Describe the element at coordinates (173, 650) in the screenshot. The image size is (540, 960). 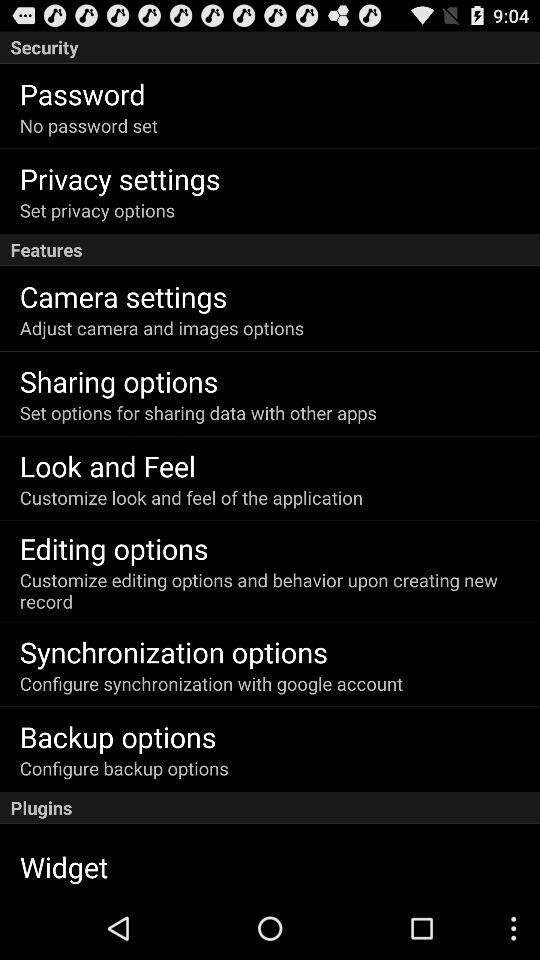
I see `synchronization options` at that location.